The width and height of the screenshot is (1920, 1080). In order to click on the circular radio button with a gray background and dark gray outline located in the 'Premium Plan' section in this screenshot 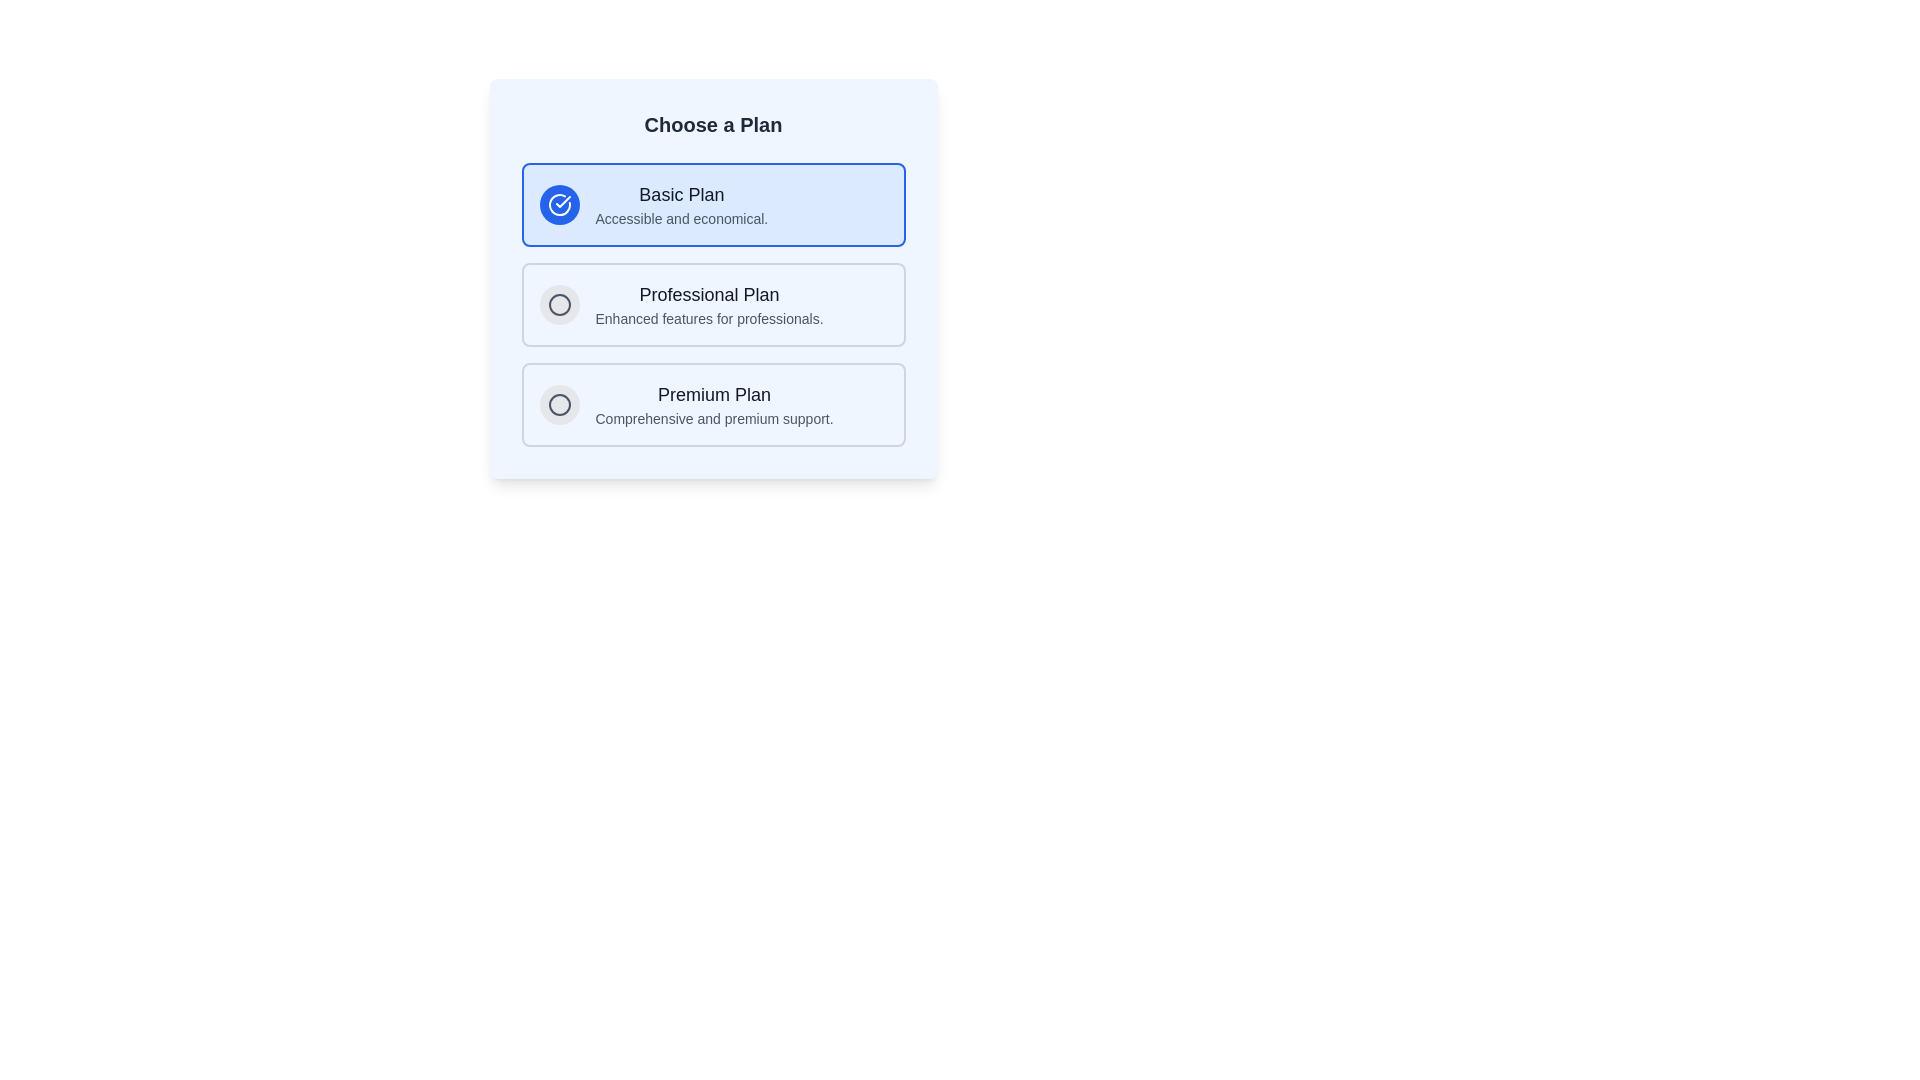, I will do `click(559, 405)`.